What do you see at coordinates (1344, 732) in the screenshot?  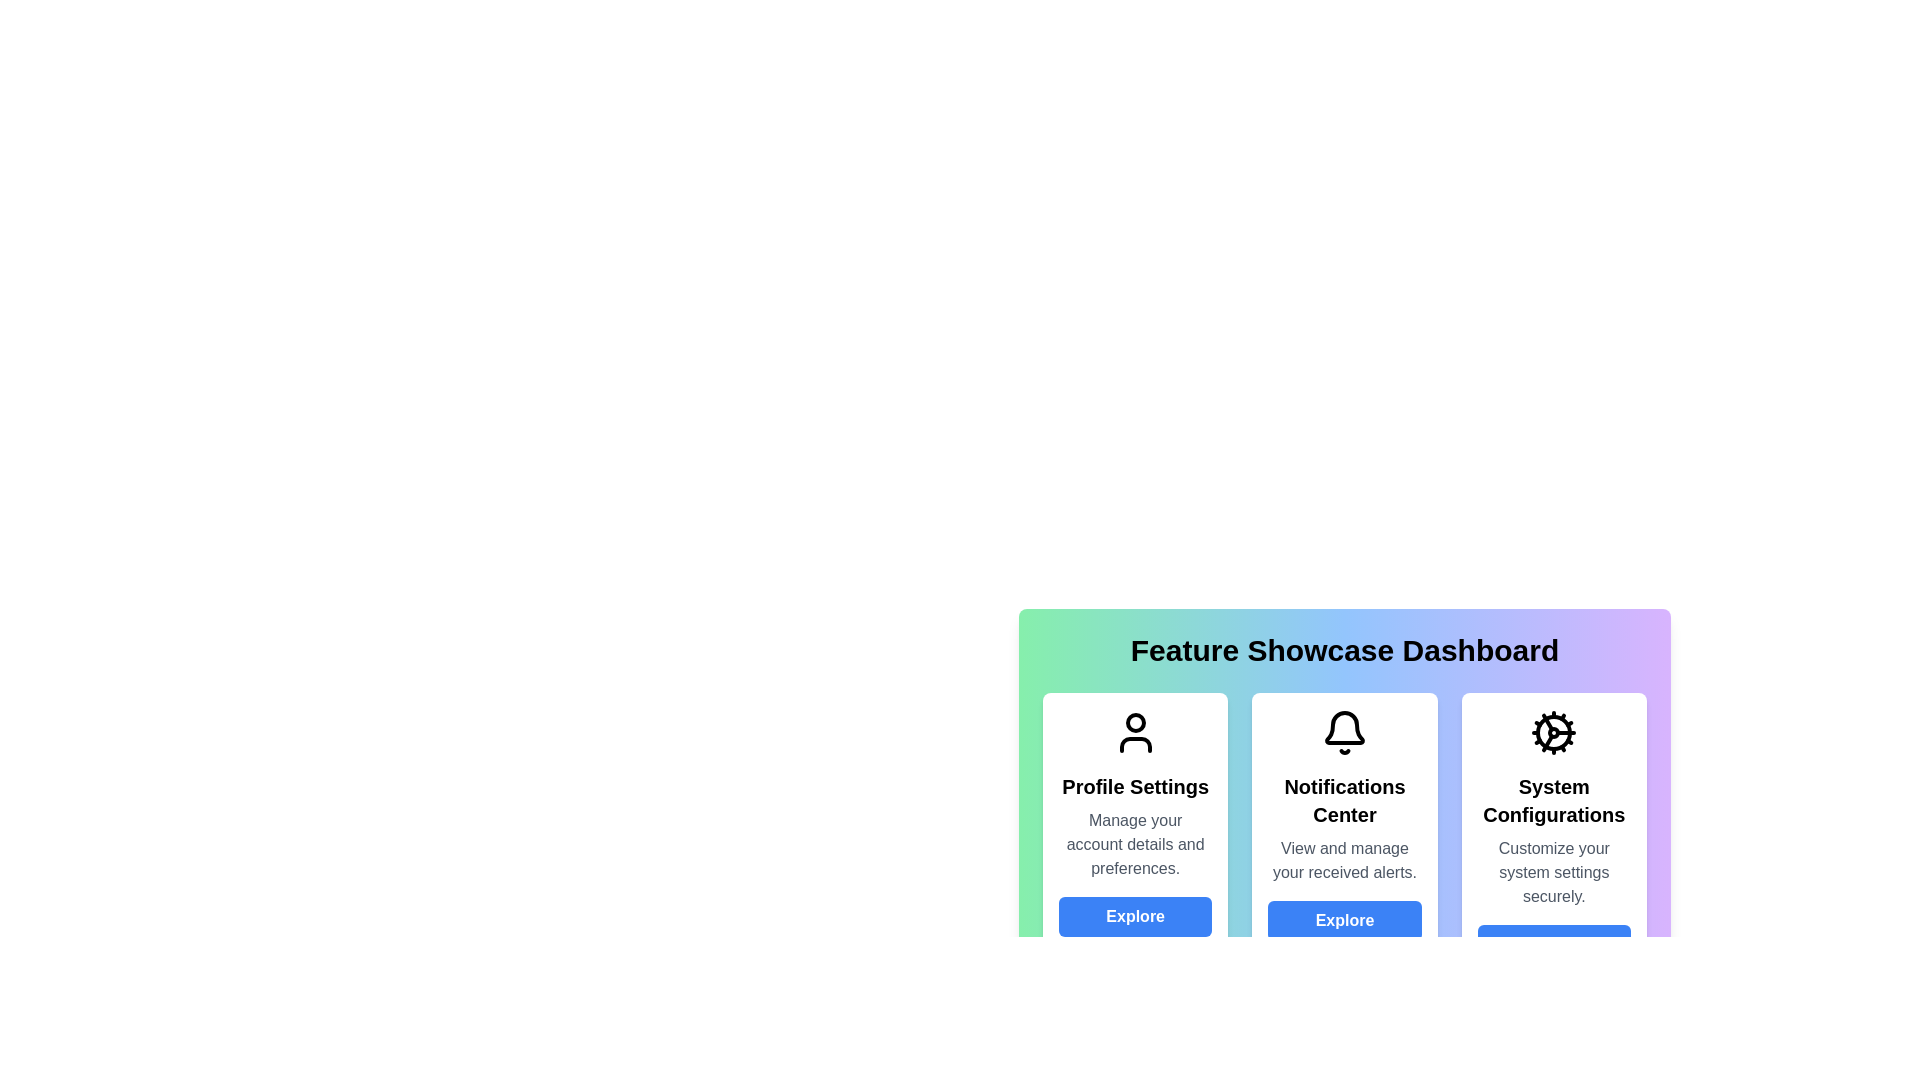 I see `the bell icon representing notifications located in the Notifications Center card at the top center, above the text 'Notifications Center'` at bounding box center [1344, 732].